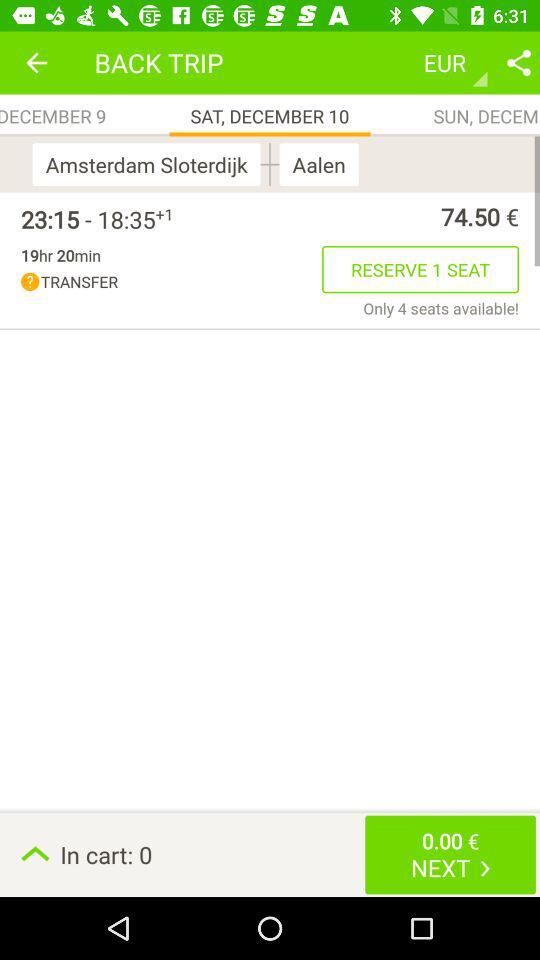  I want to click on amsterdam sloterdijk item, so click(149, 163).